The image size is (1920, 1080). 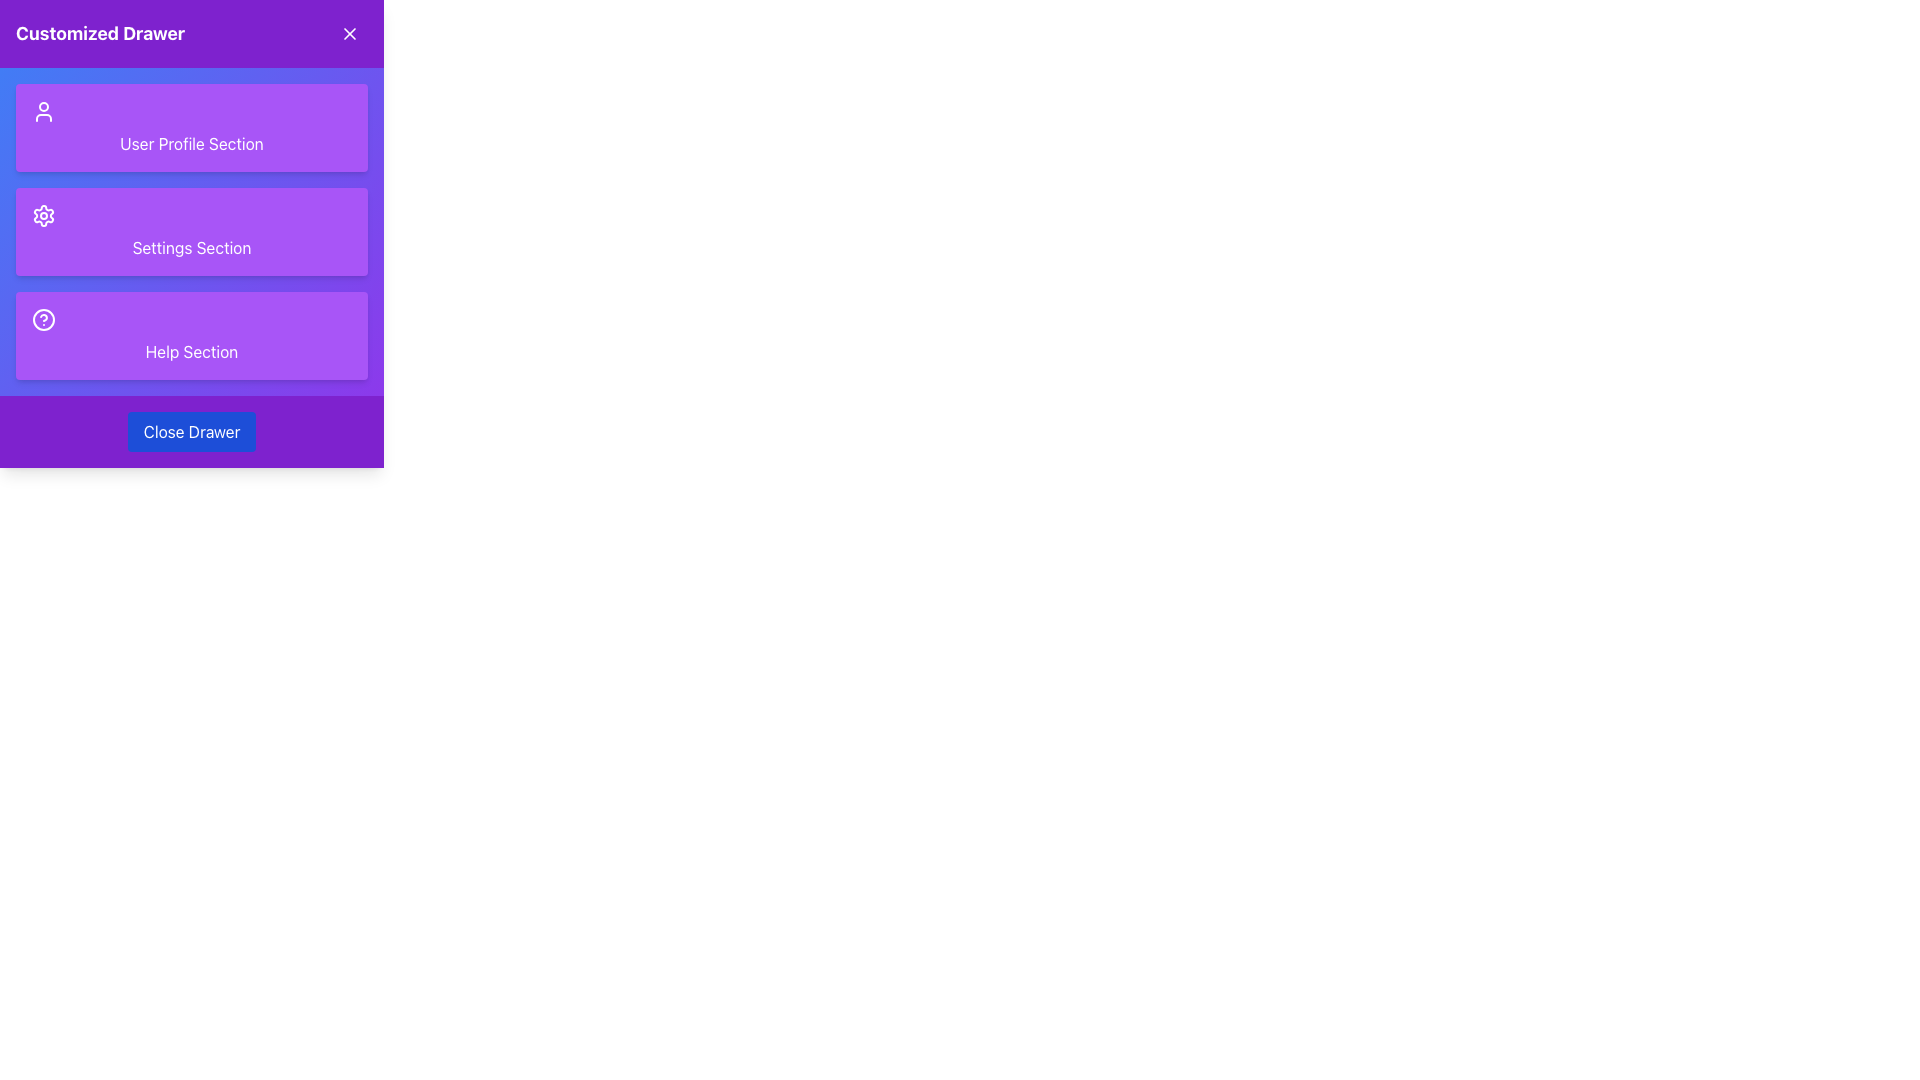 I want to click on the distinct 'Help Section' icon located to the left of the text 'Help Section' in the interface, so click(x=43, y=319).